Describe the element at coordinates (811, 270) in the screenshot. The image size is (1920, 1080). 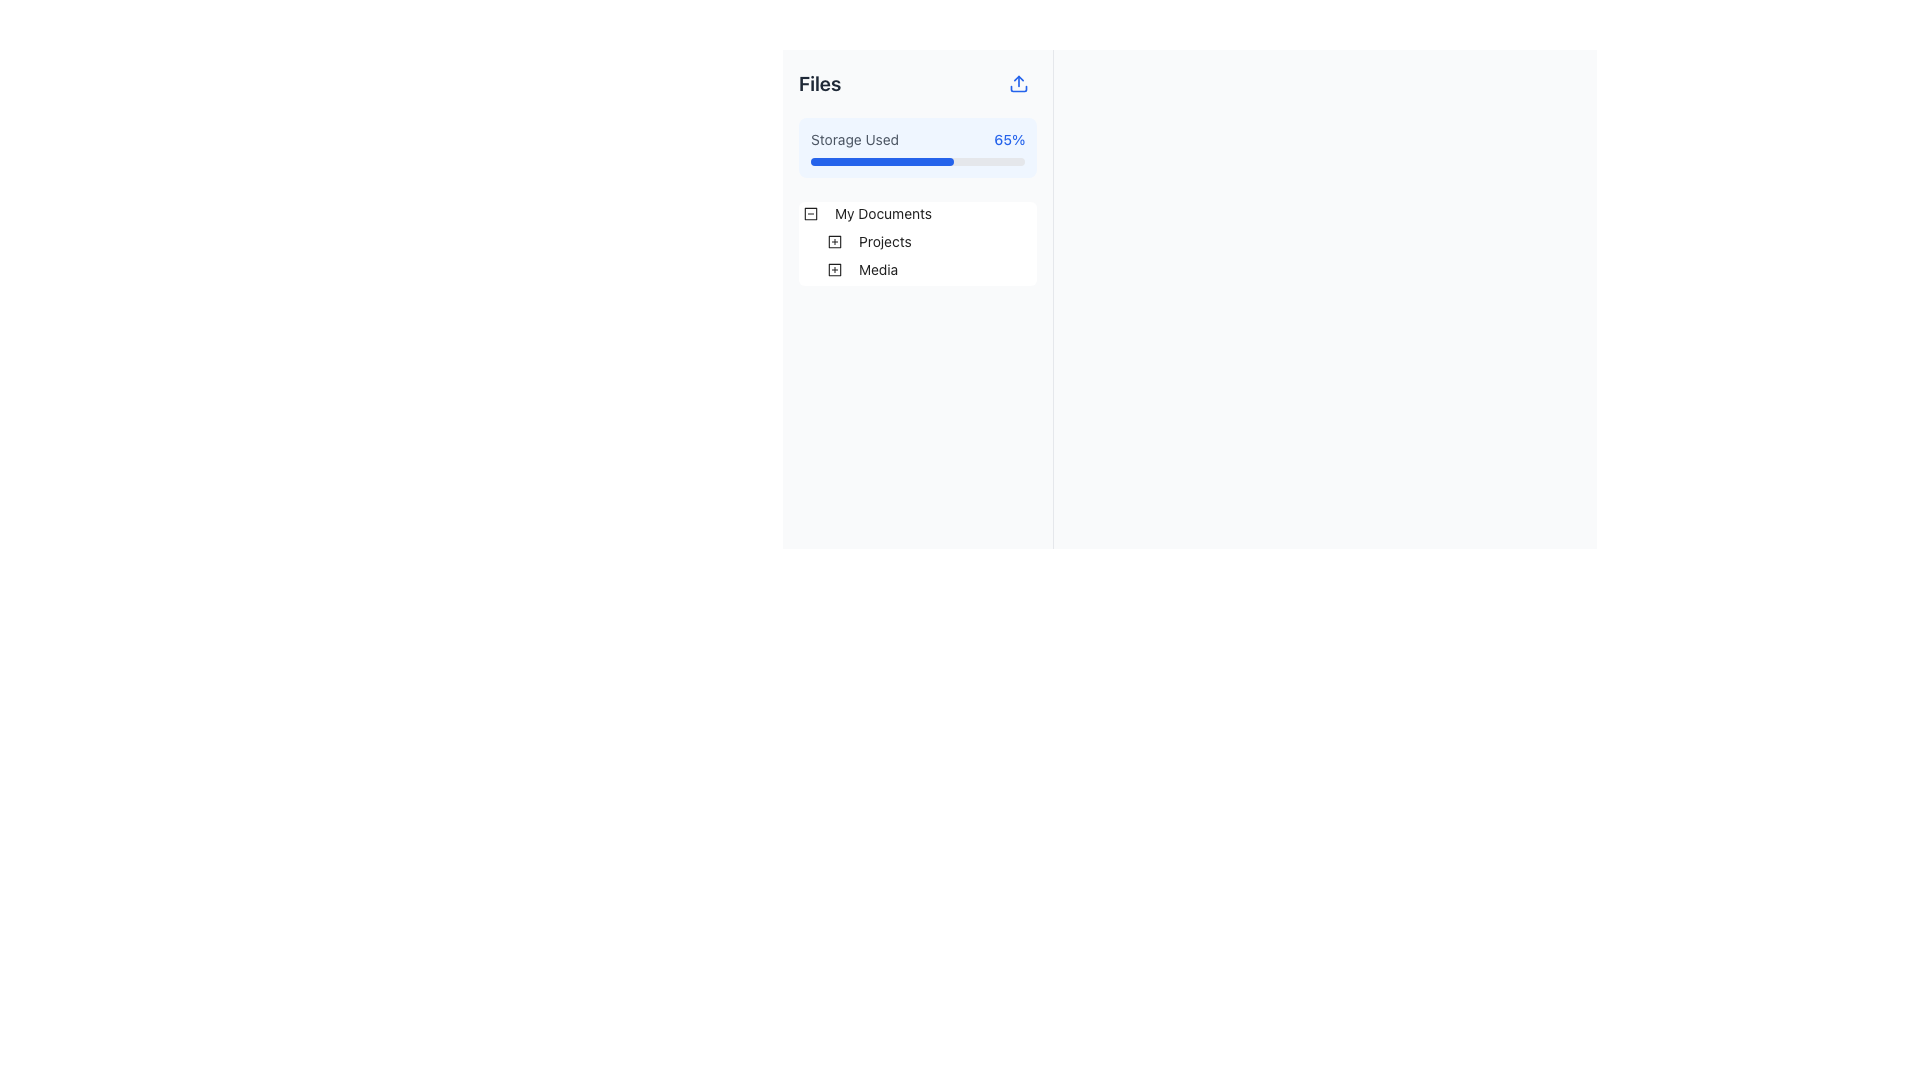
I see `the indentation guide or spacer in the tree structure that visually indicates the hierarchical level of the 'Media' item, located to the left of it` at that location.